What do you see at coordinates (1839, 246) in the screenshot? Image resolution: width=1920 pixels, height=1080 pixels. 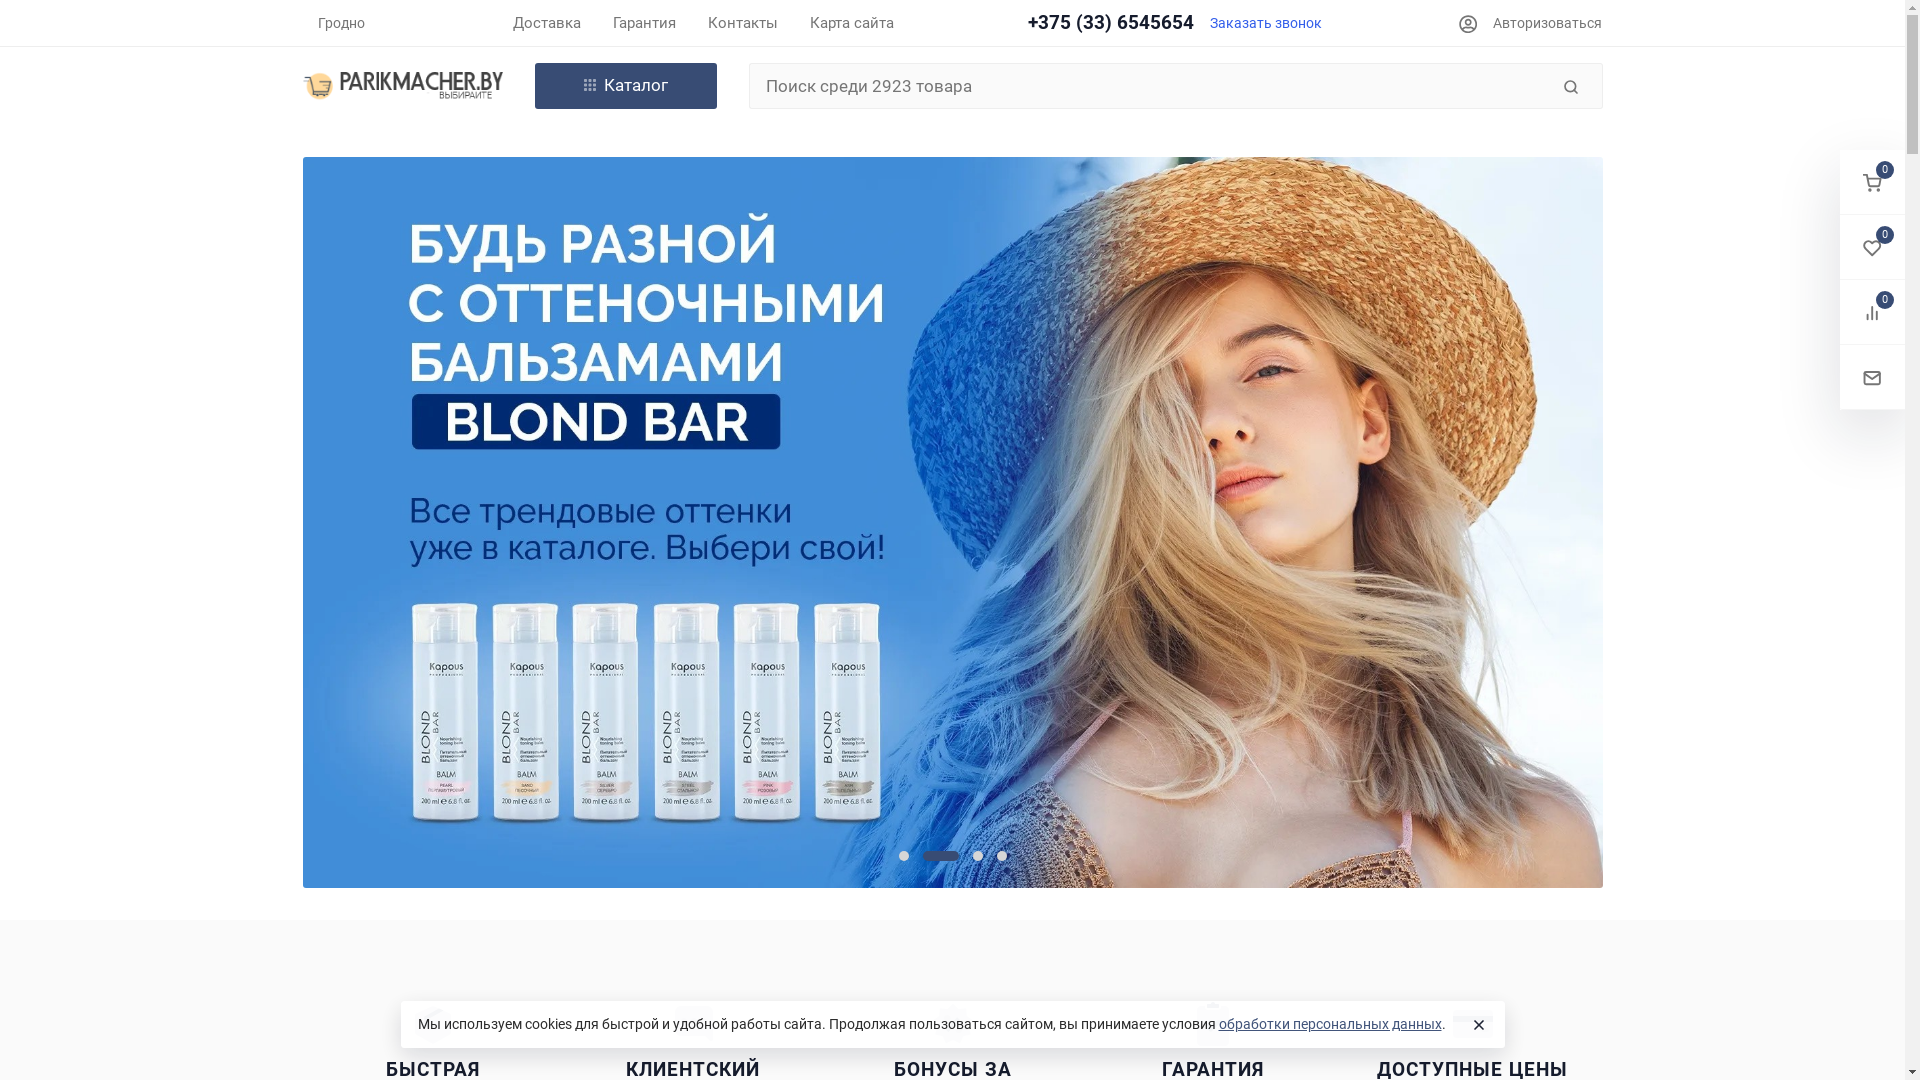 I see `'0'` at bounding box center [1839, 246].